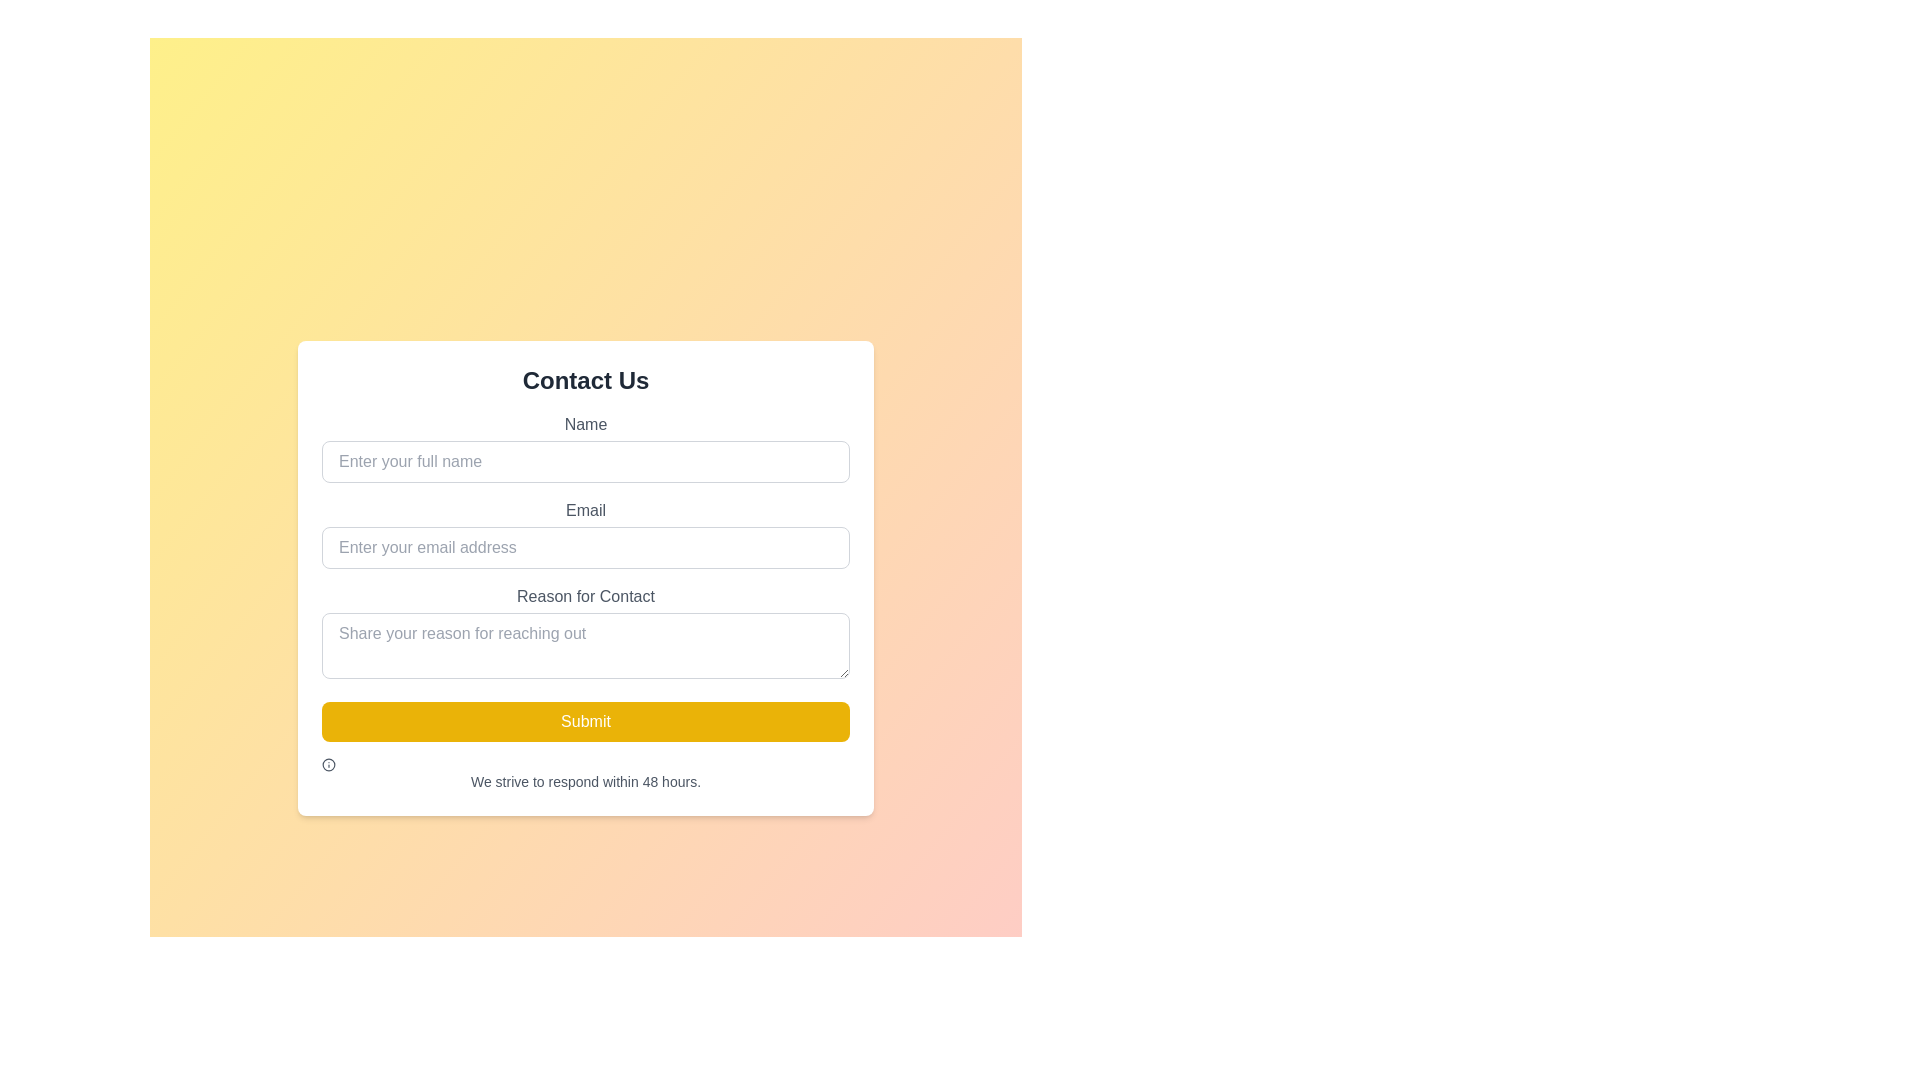 The width and height of the screenshot is (1920, 1080). Describe the element at coordinates (584, 595) in the screenshot. I see `the Text Label that describes the purpose of the associated input field for providing a reason for contacting, located centrally above the 'Share your reason for reaching out' text input field` at that location.